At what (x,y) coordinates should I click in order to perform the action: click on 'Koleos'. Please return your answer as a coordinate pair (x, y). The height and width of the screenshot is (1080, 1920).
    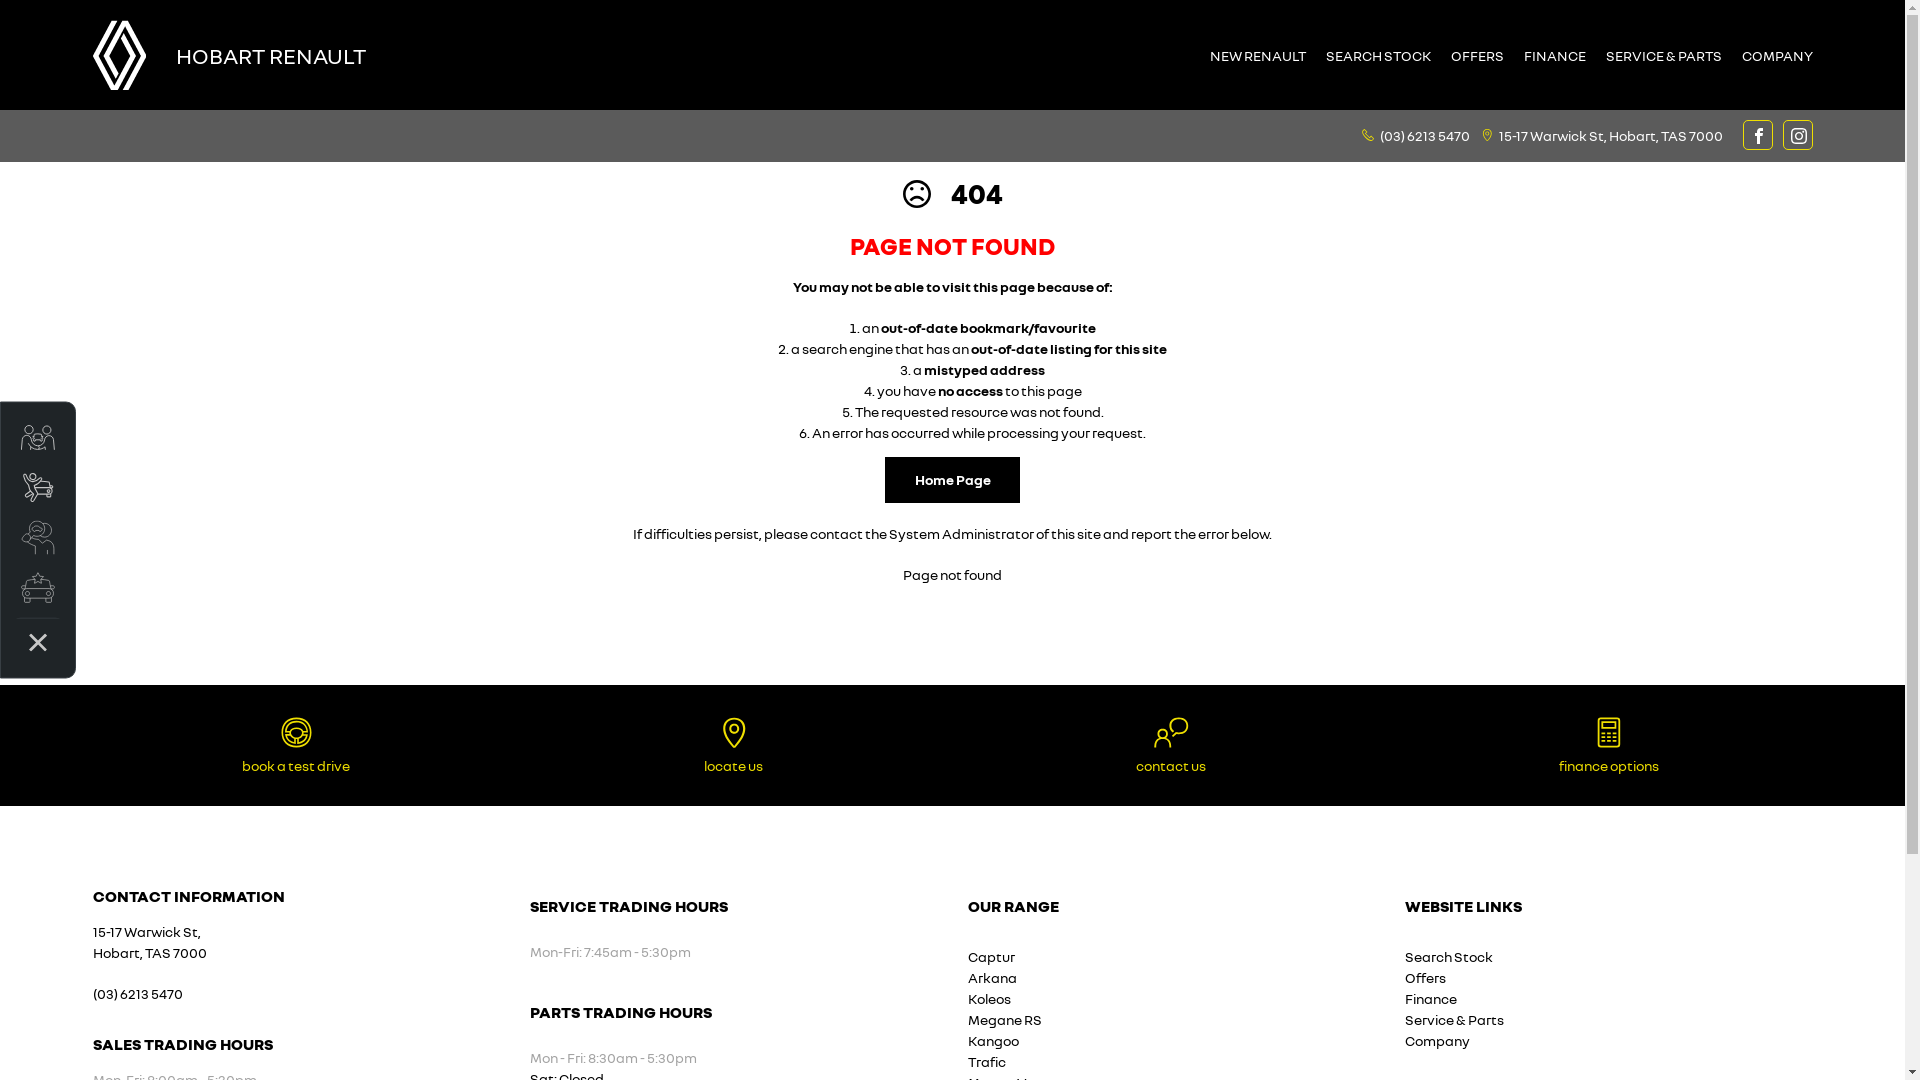
    Looking at the image, I should click on (989, 998).